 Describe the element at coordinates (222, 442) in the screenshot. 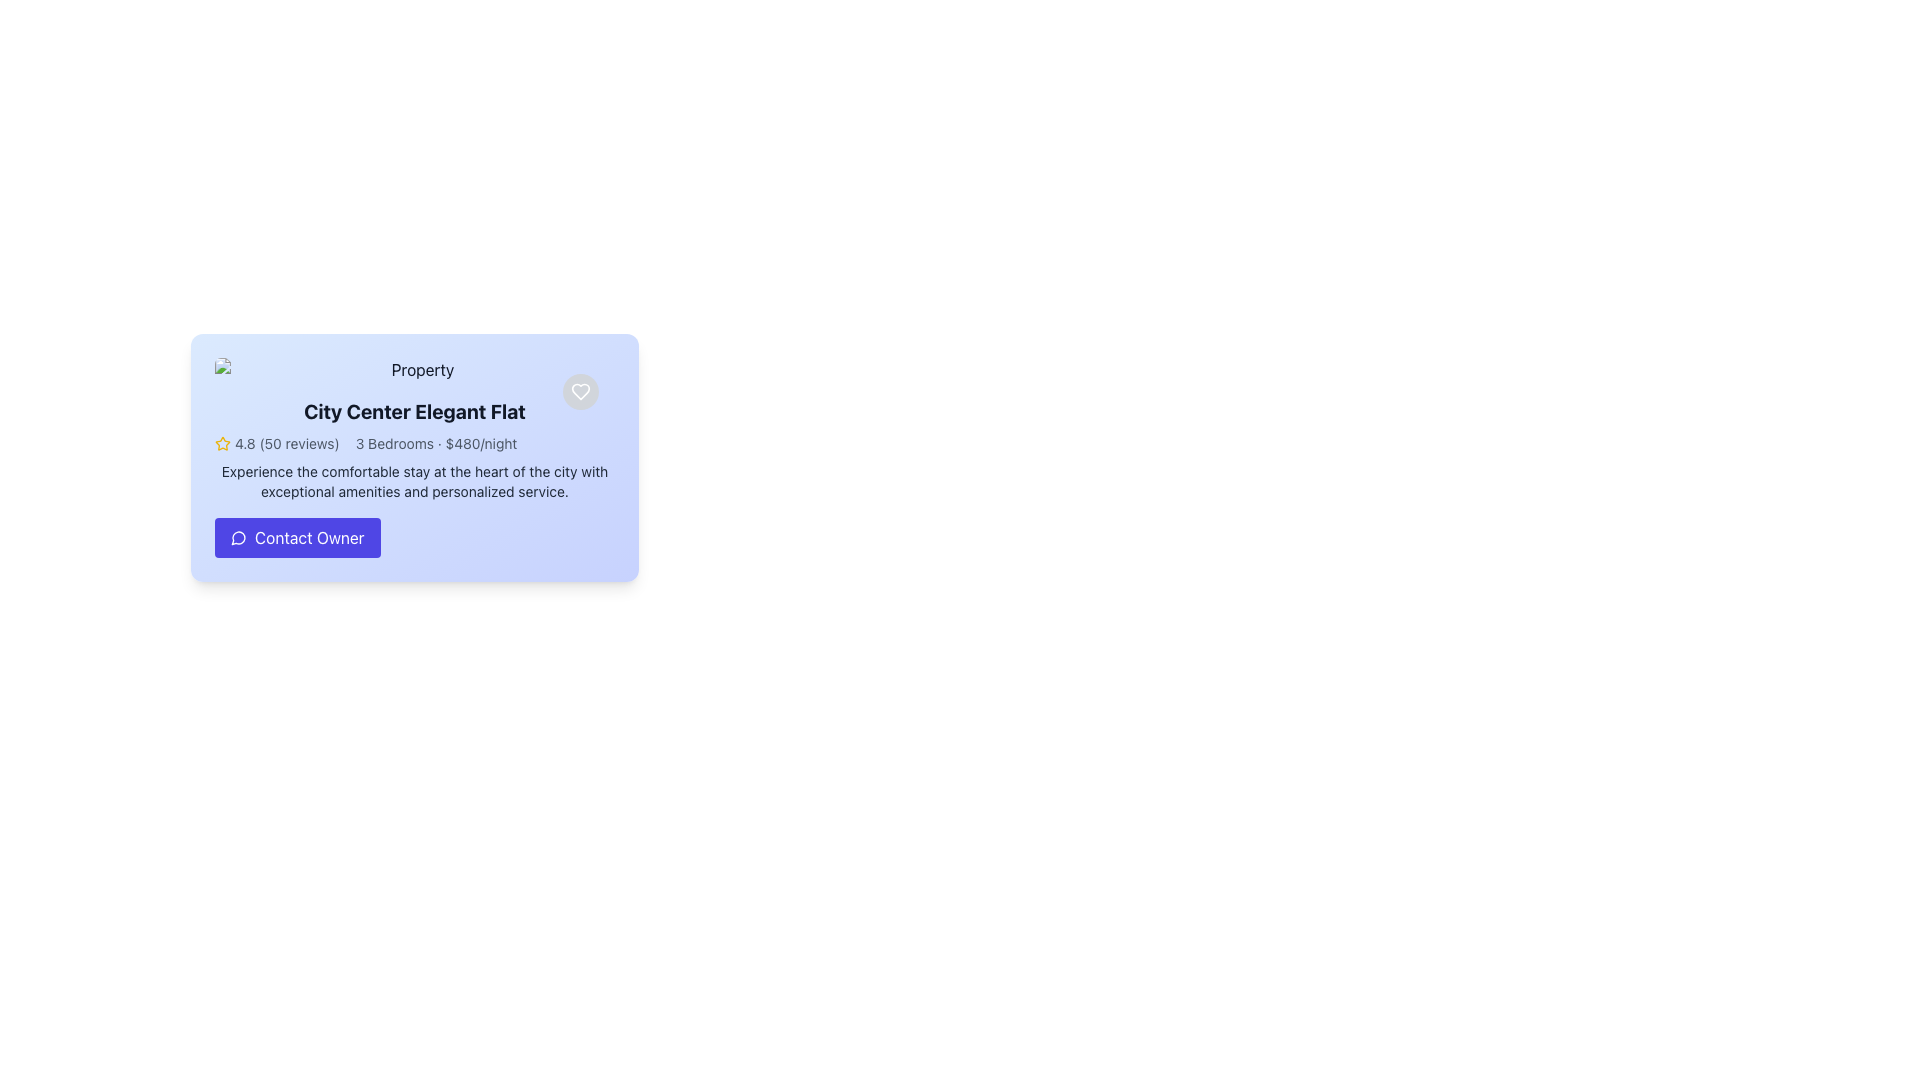

I see `the star icon representing the high rating for the property, located above the property title text in the top-left of the card` at that location.